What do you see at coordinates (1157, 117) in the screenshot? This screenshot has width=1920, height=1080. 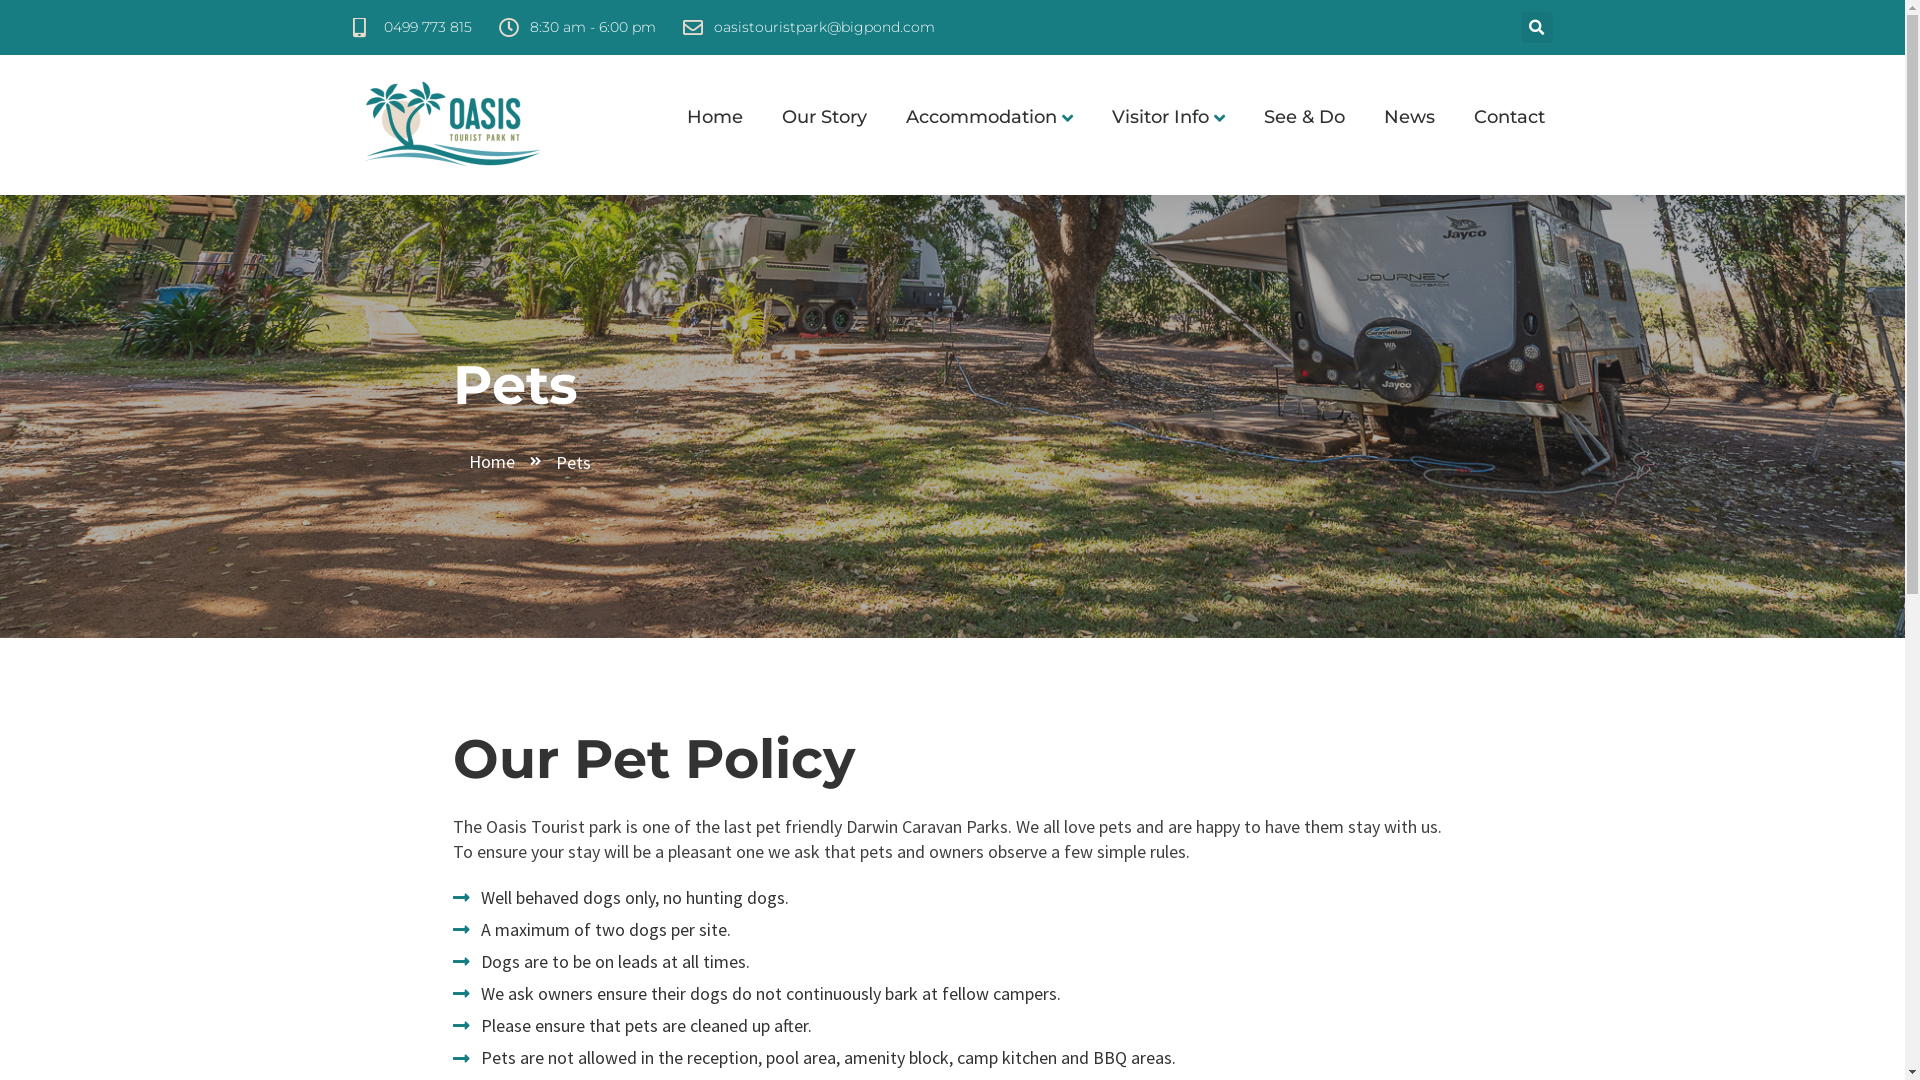 I see `'Visitor Info'` at bounding box center [1157, 117].